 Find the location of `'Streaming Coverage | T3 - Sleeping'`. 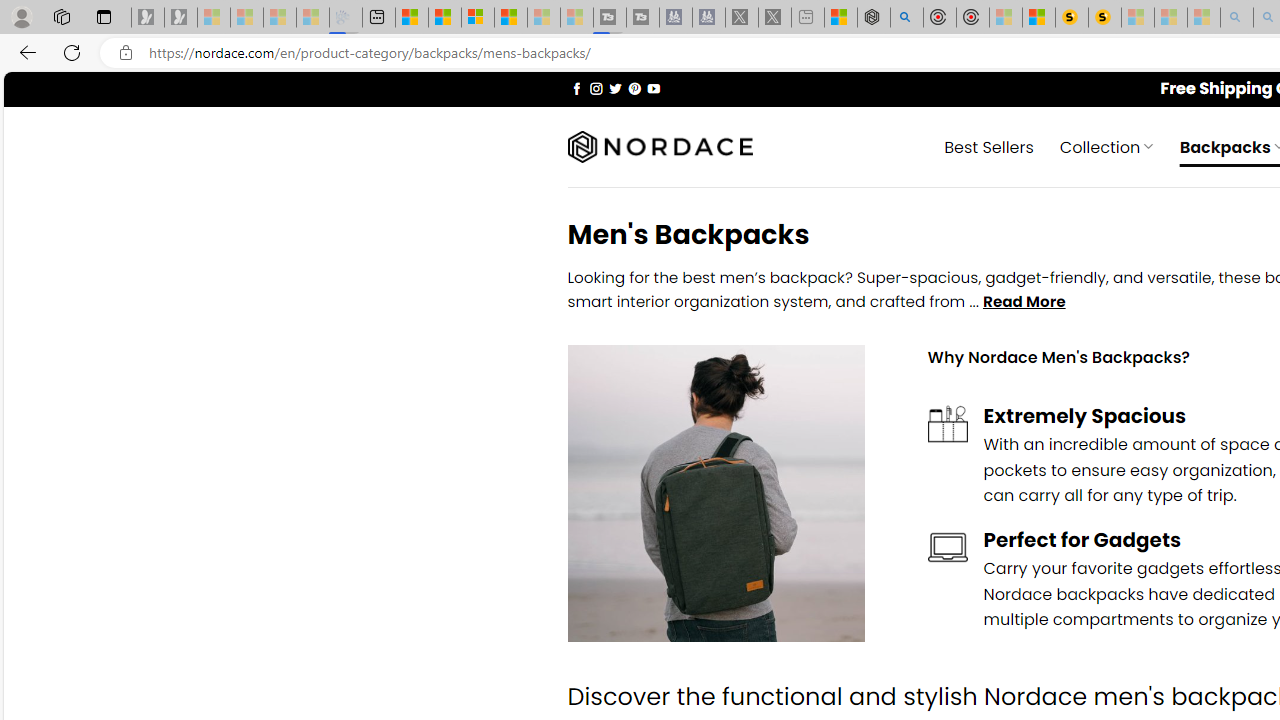

'Streaming Coverage | T3 - Sleeping' is located at coordinates (608, 17).